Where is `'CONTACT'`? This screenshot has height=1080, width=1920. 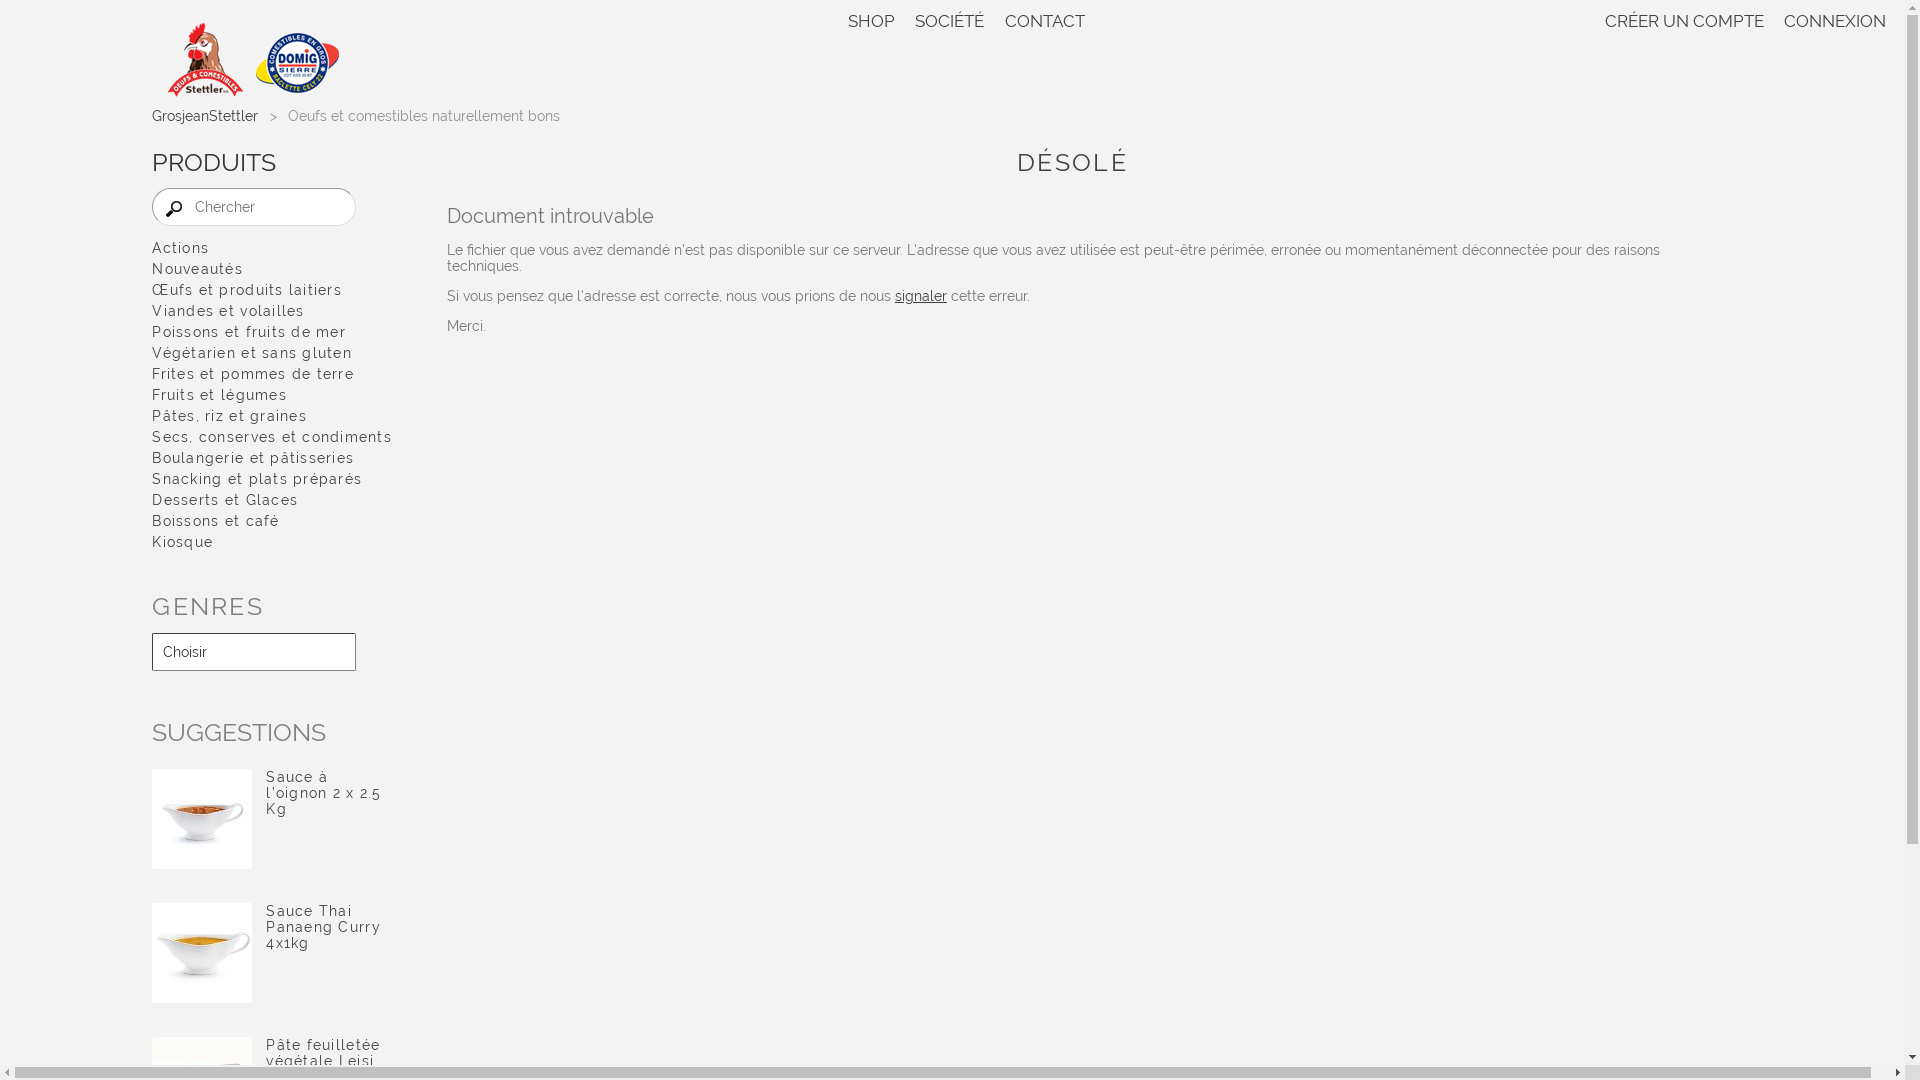
'CONTACT' is located at coordinates (1044, 20).